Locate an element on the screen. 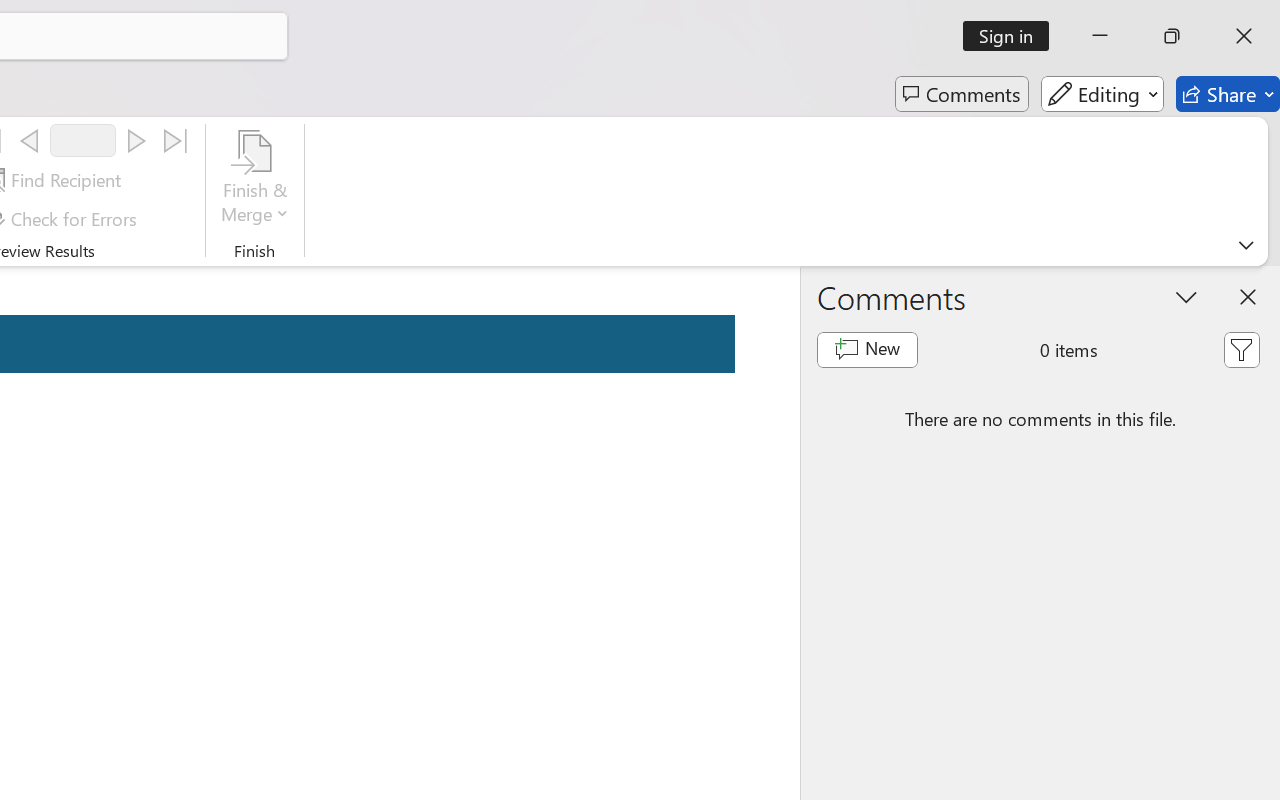  'Sign in' is located at coordinates (1013, 35).